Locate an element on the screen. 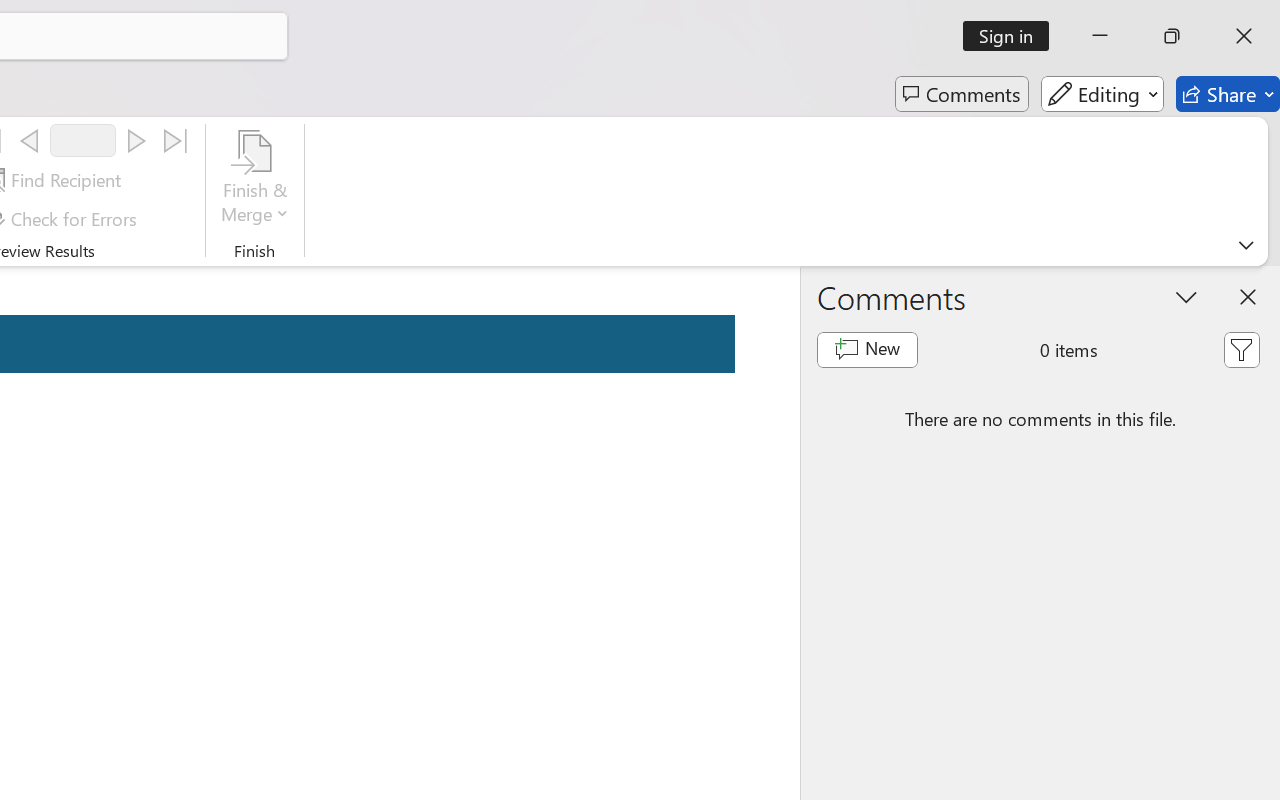  'Sign in' is located at coordinates (1013, 35).